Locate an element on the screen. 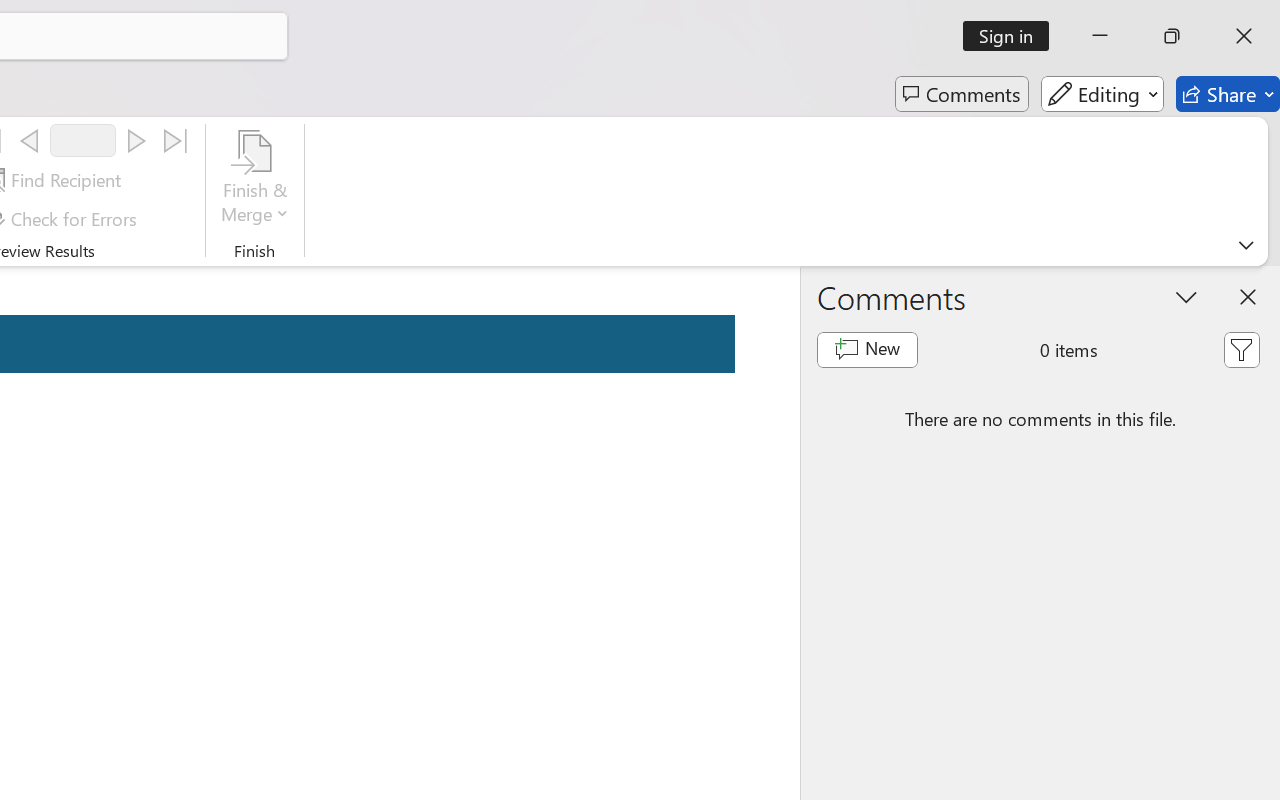  'Sign in' is located at coordinates (1013, 35).